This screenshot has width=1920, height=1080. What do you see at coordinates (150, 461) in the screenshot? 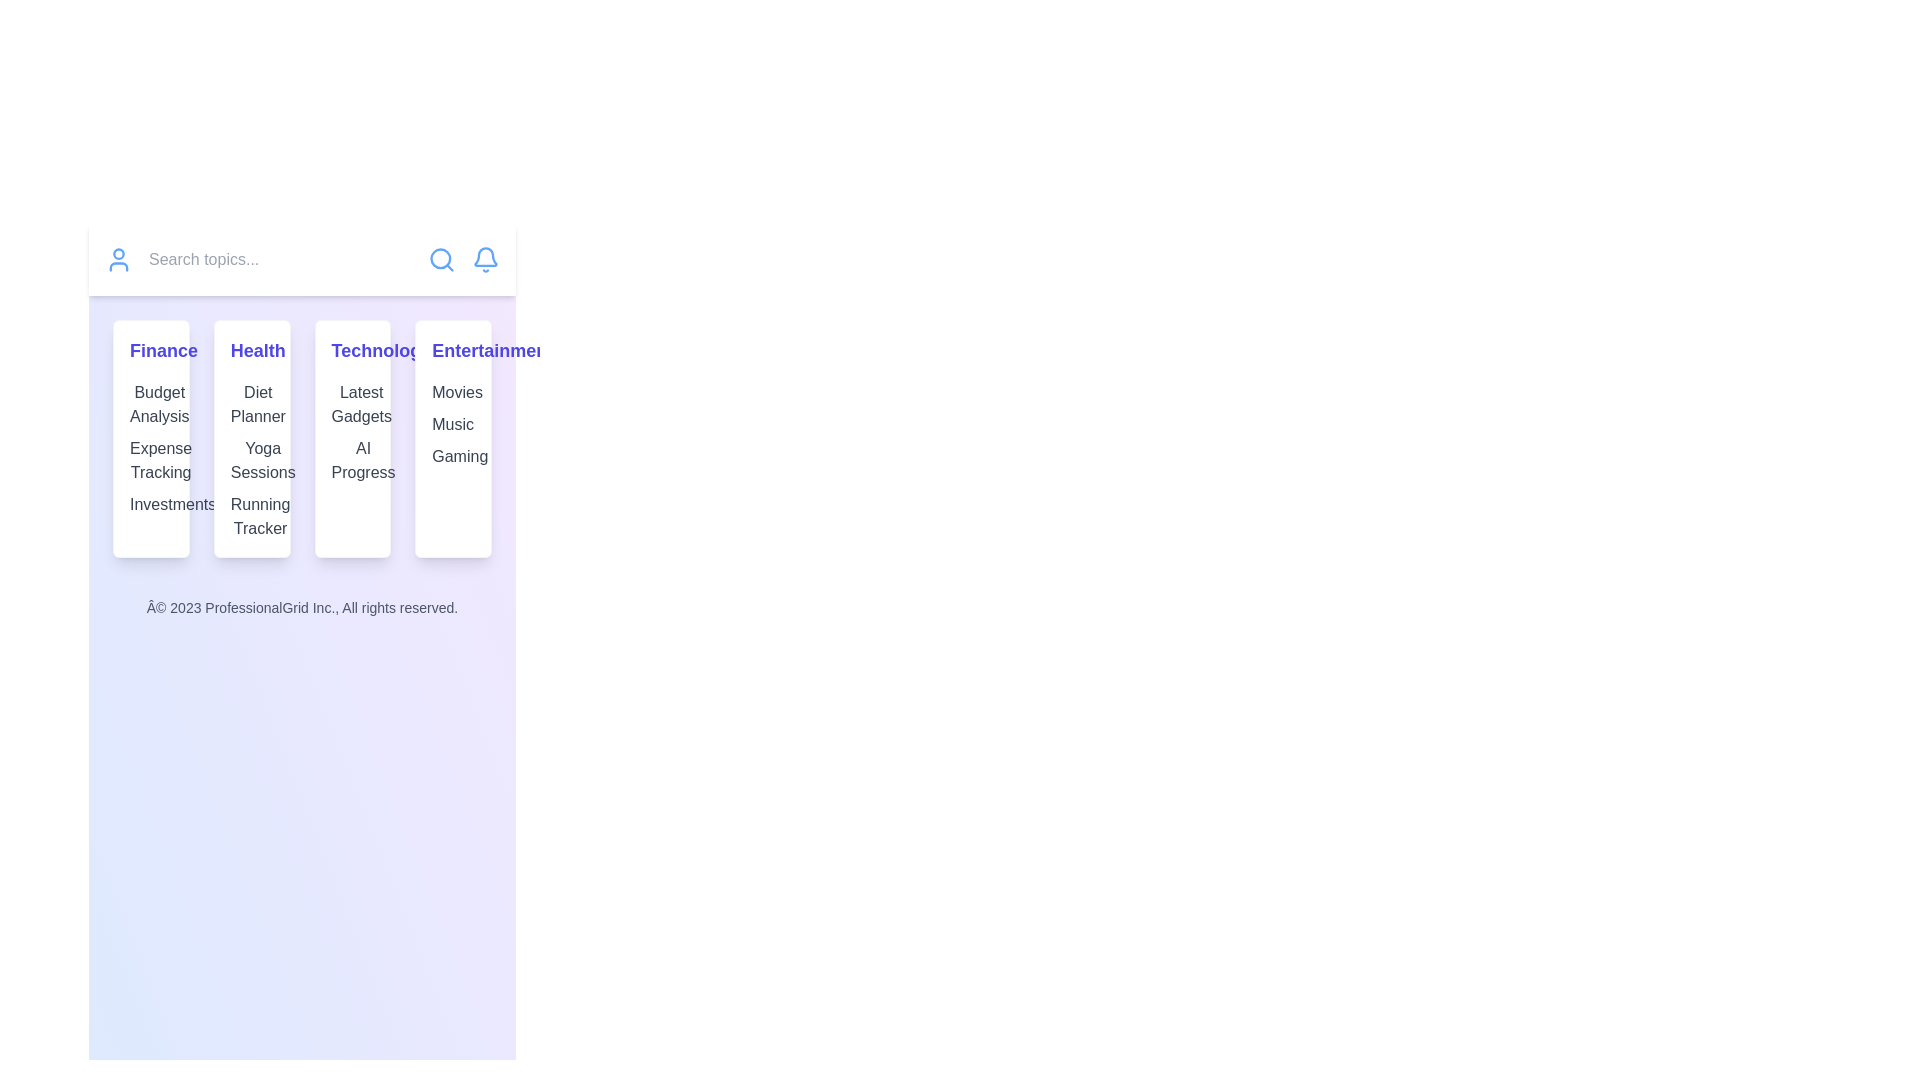
I see `'Expense Tracking' label, which is the second item in the vertical list under the 'Finance' section, displayed in gray` at bounding box center [150, 461].